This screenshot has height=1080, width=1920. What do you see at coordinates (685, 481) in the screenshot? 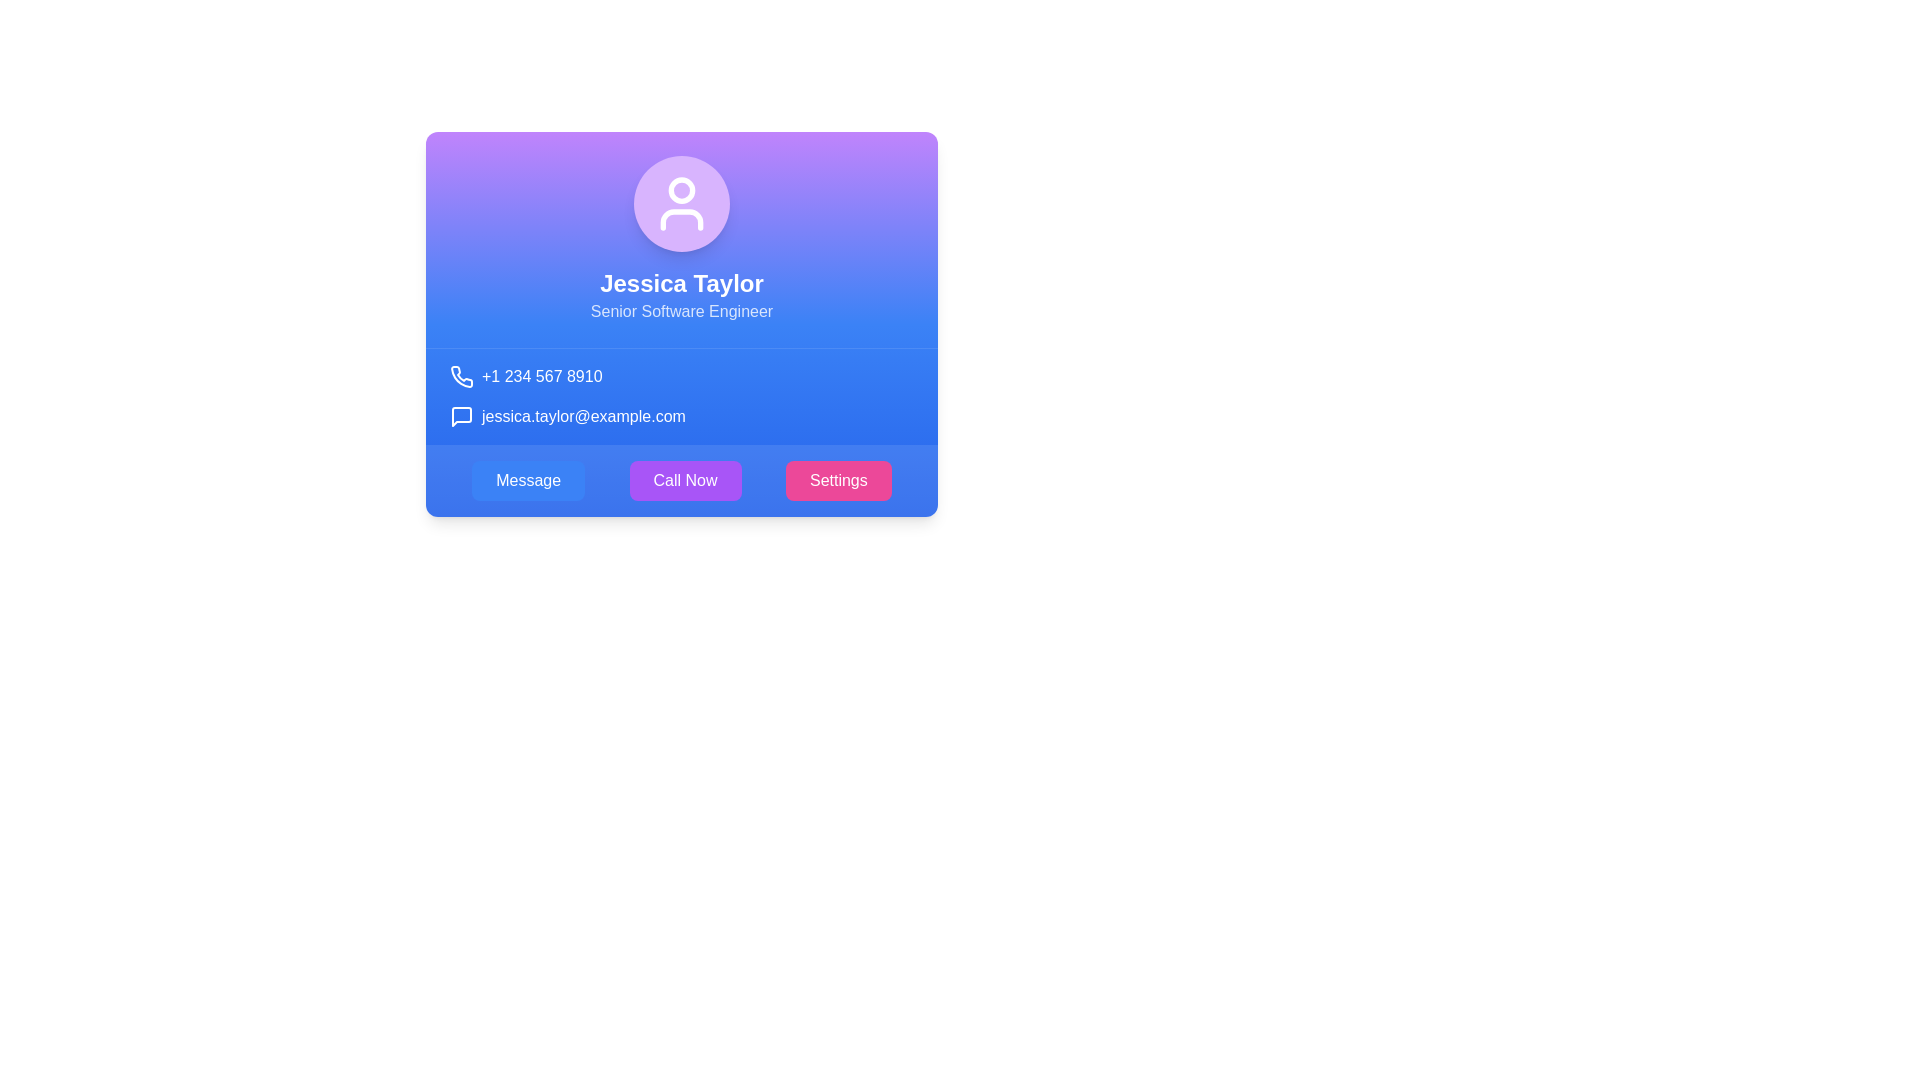
I see `the call button located at the bottom of the profile card to initiate a call to the individual featured in the profile card` at bounding box center [685, 481].